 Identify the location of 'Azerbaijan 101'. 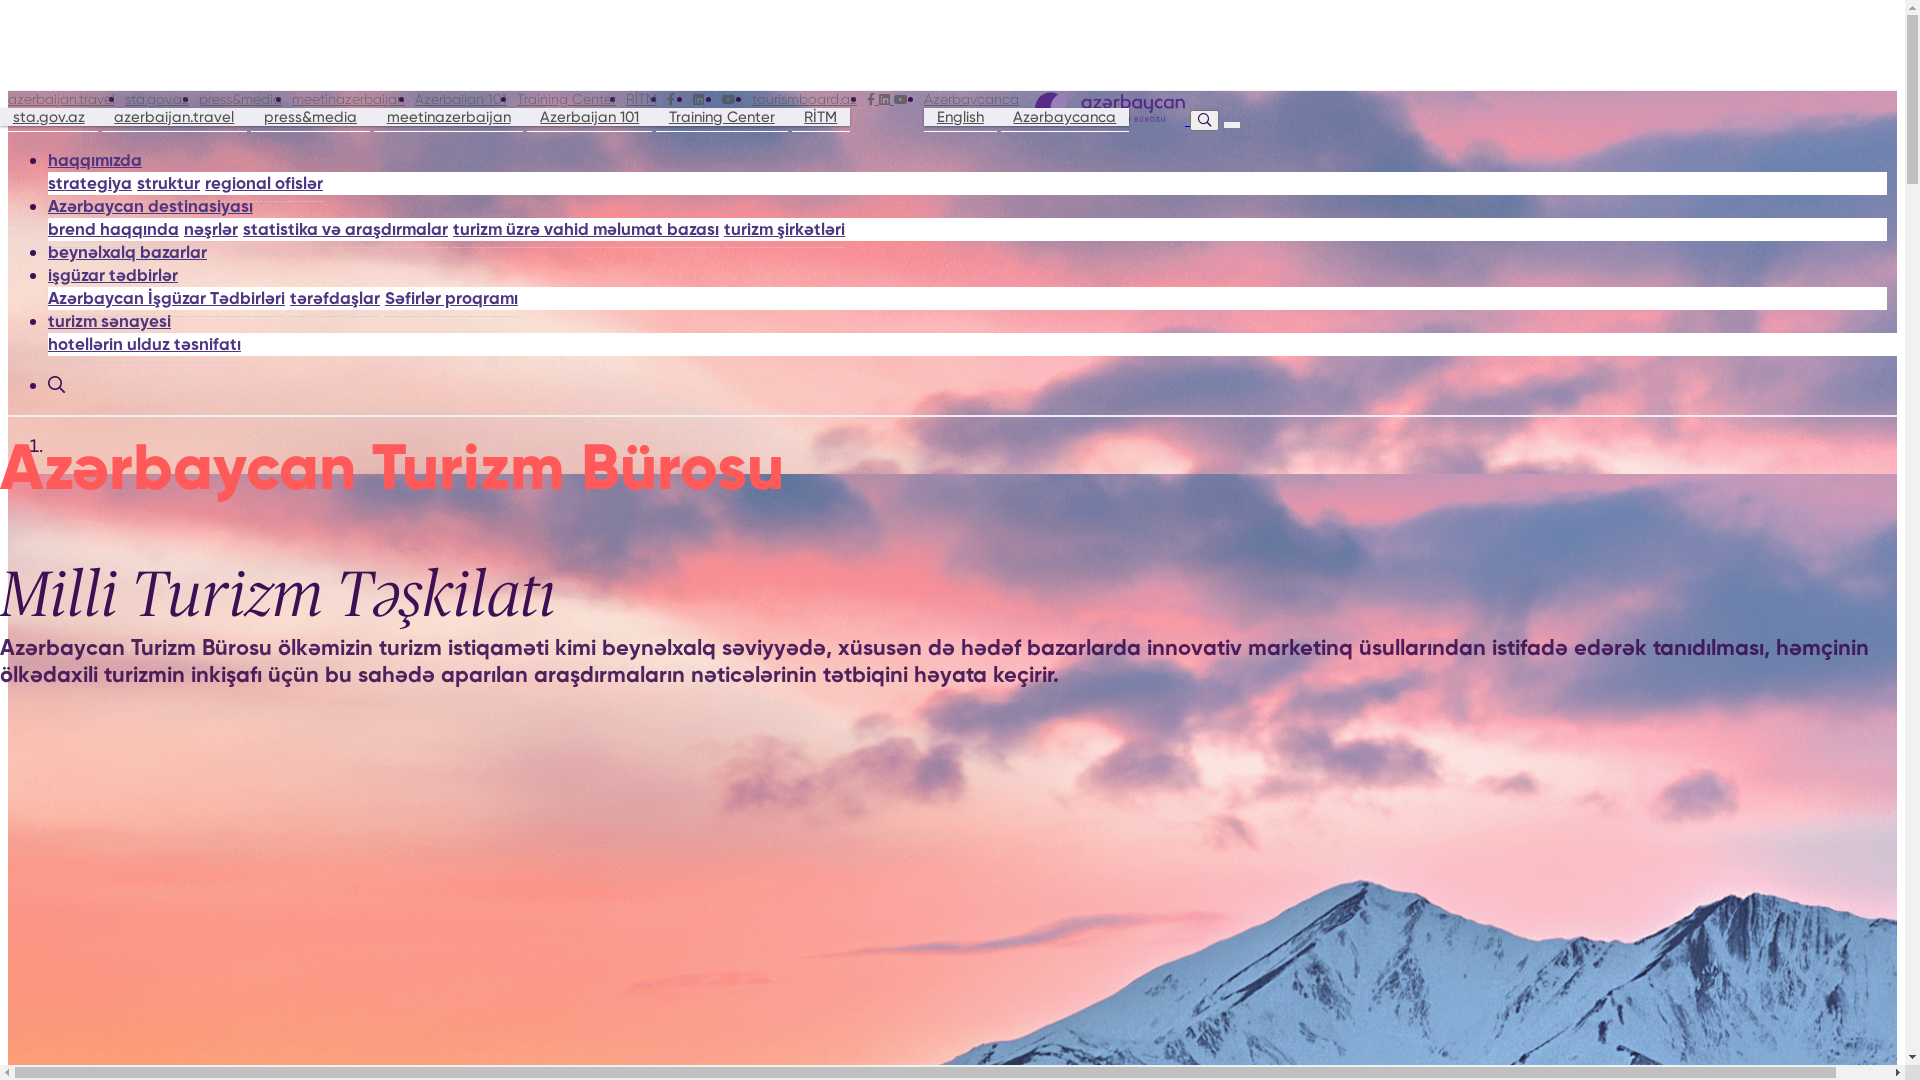
(459, 99).